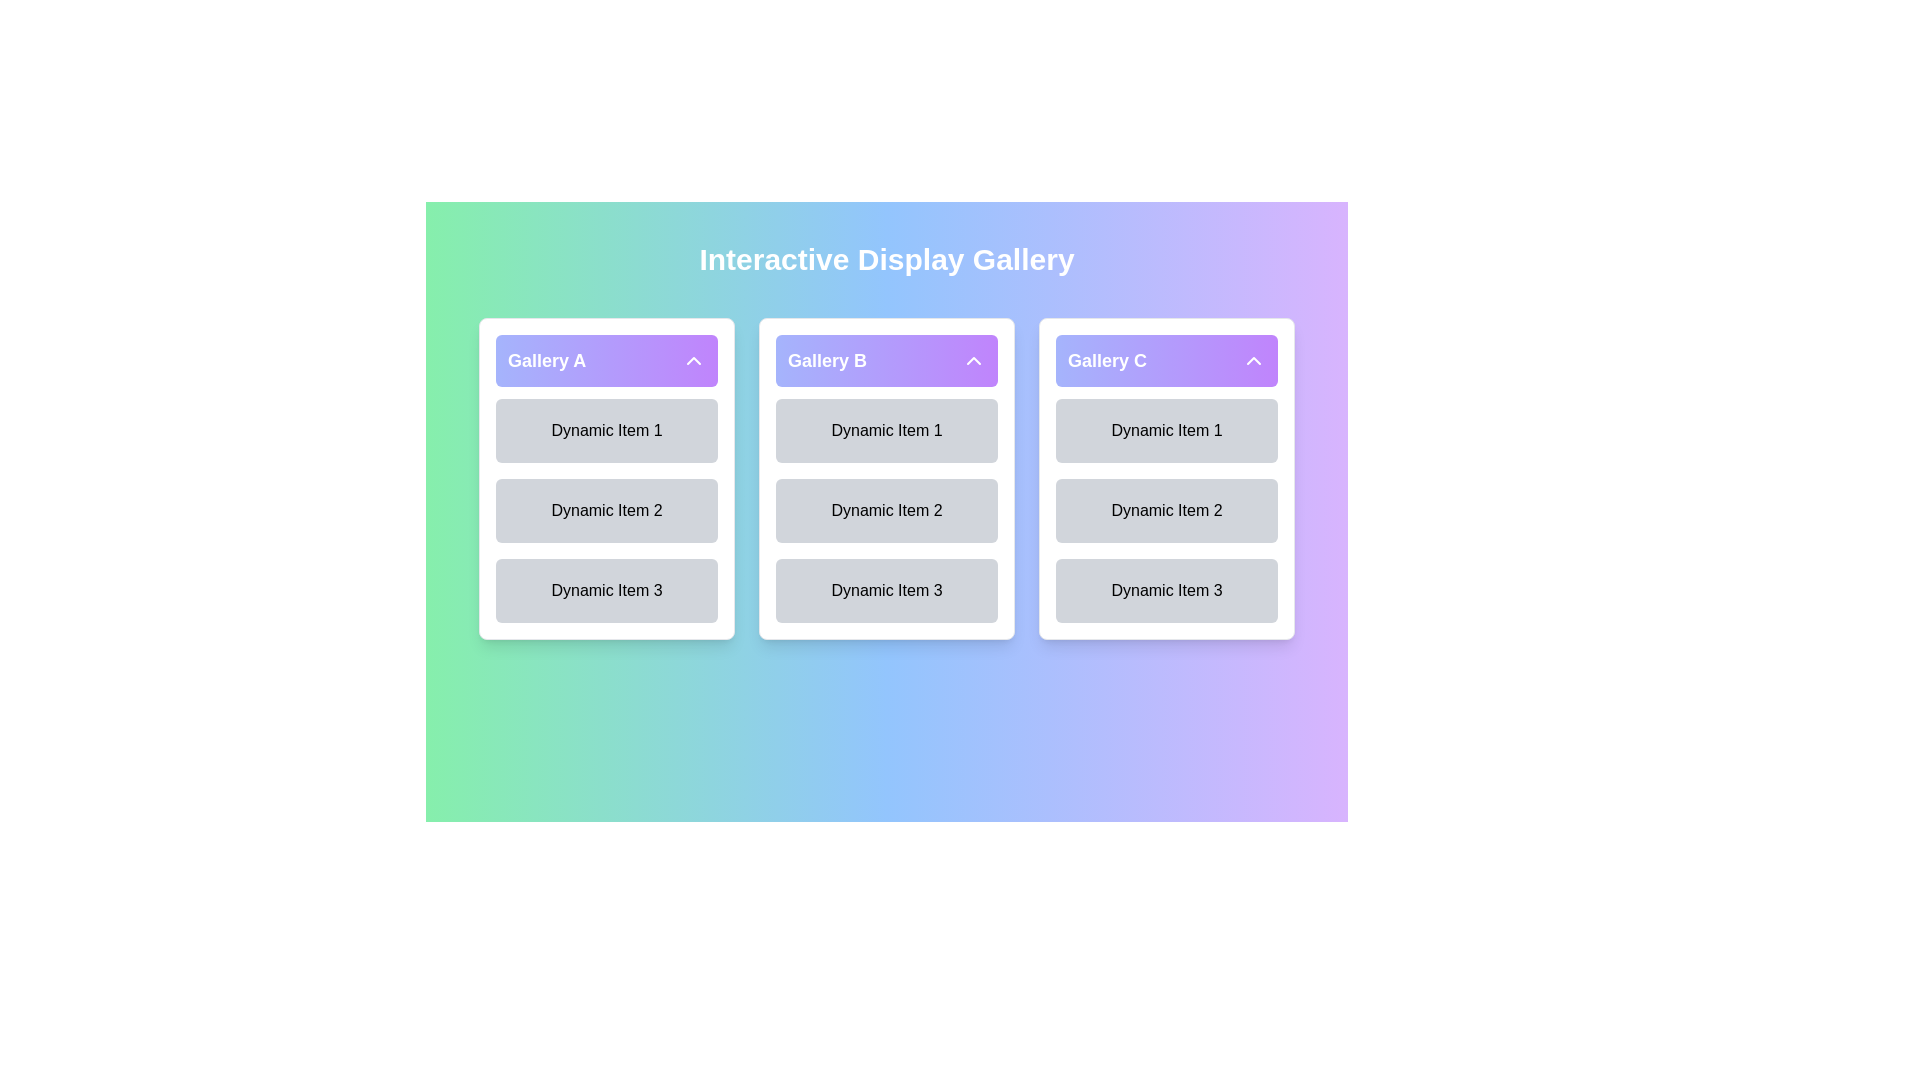 This screenshot has width=1920, height=1080. I want to click on the button representing 'Dynamic Item 3' in the 'Gallery B', so click(886, 589).